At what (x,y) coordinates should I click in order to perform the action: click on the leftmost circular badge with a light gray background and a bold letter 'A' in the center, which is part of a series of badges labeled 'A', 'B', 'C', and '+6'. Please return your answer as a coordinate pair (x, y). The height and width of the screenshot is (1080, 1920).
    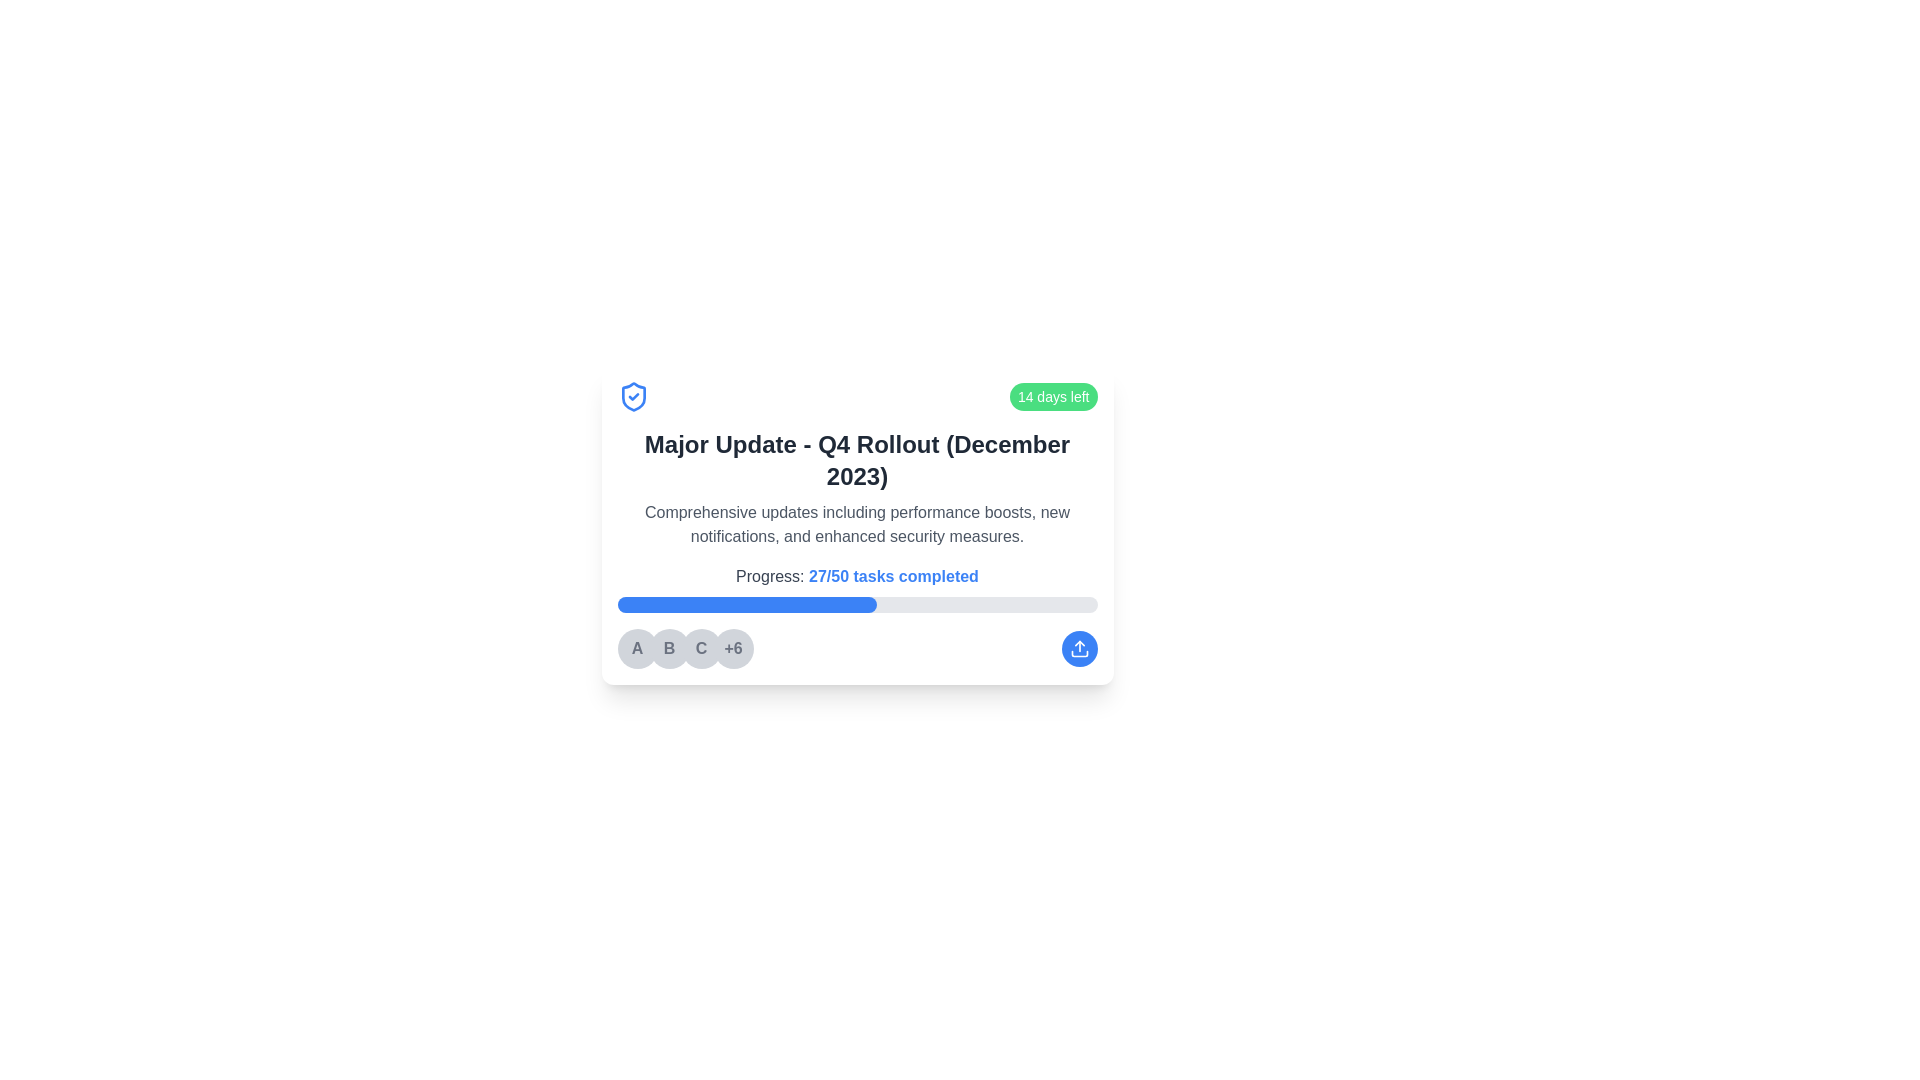
    Looking at the image, I should click on (636, 648).